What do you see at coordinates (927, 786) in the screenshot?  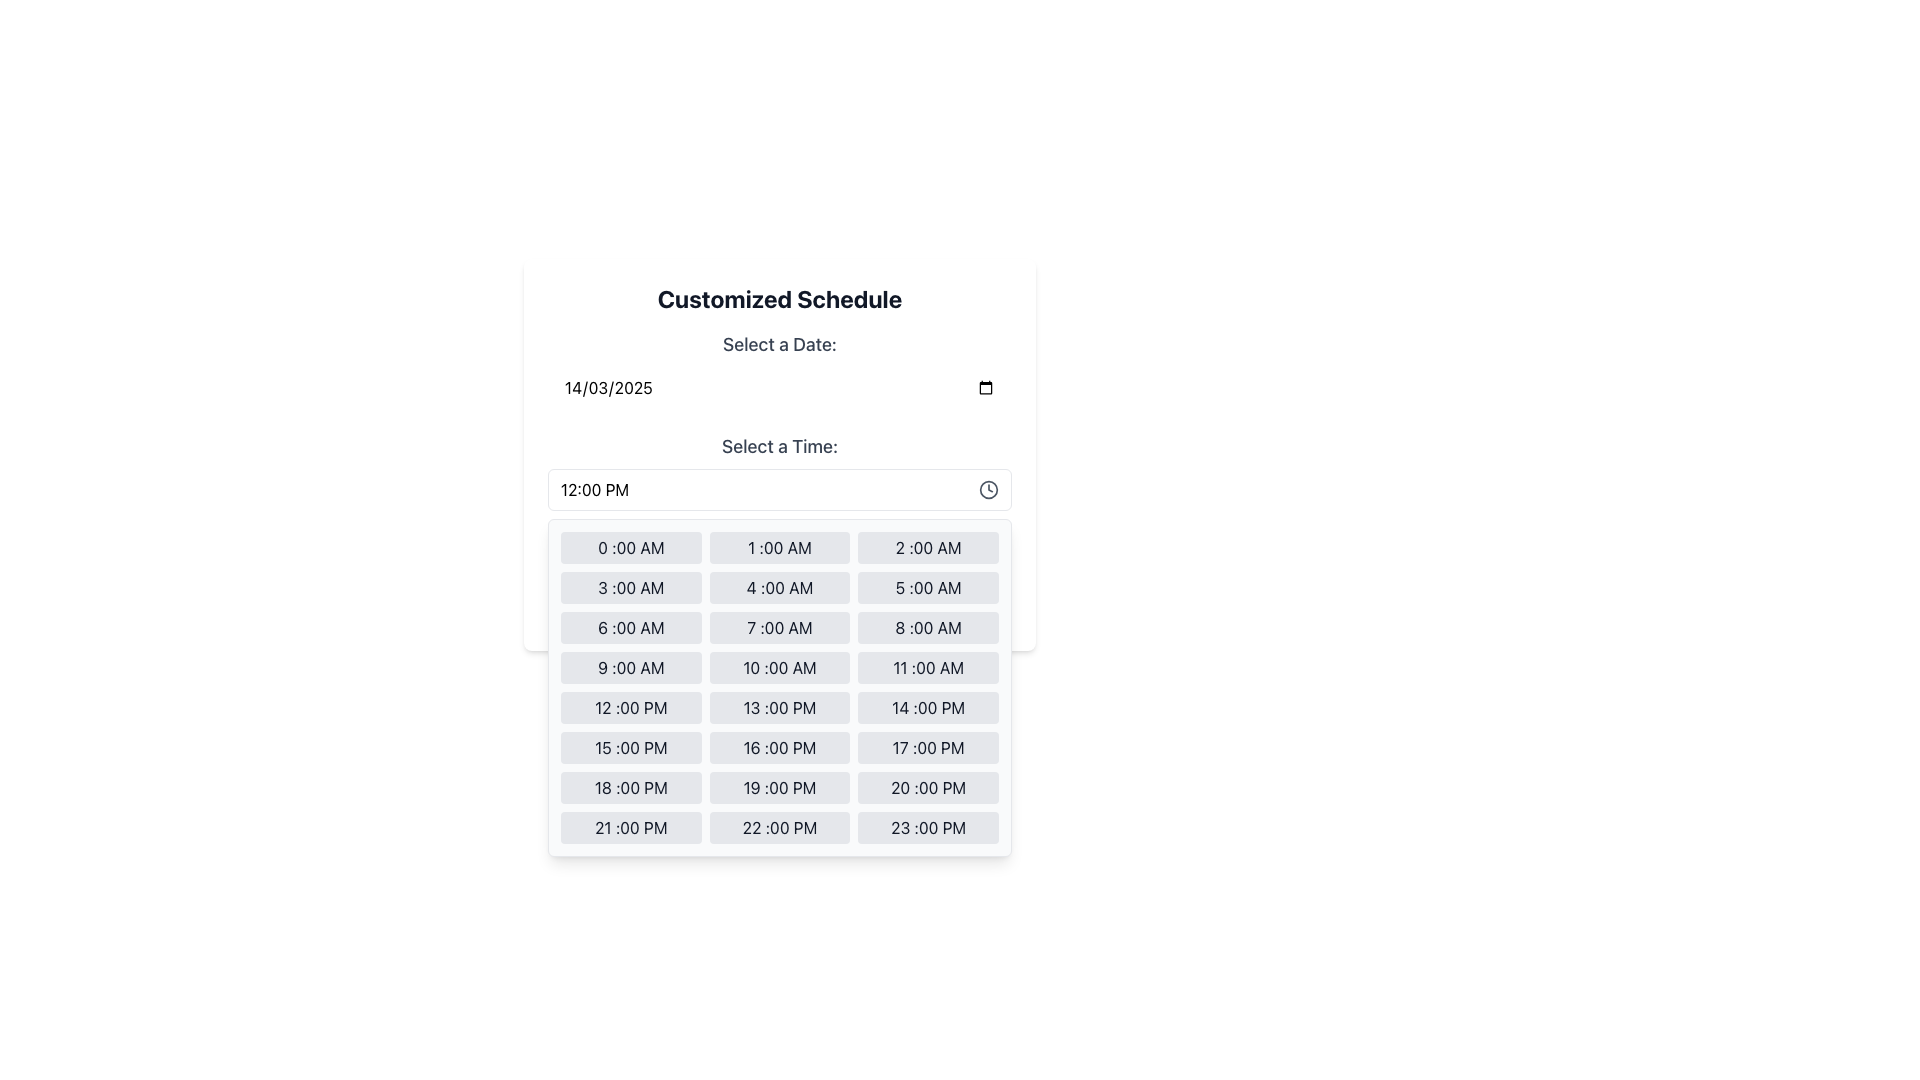 I see `the button displaying '20:00 PM'` at bounding box center [927, 786].